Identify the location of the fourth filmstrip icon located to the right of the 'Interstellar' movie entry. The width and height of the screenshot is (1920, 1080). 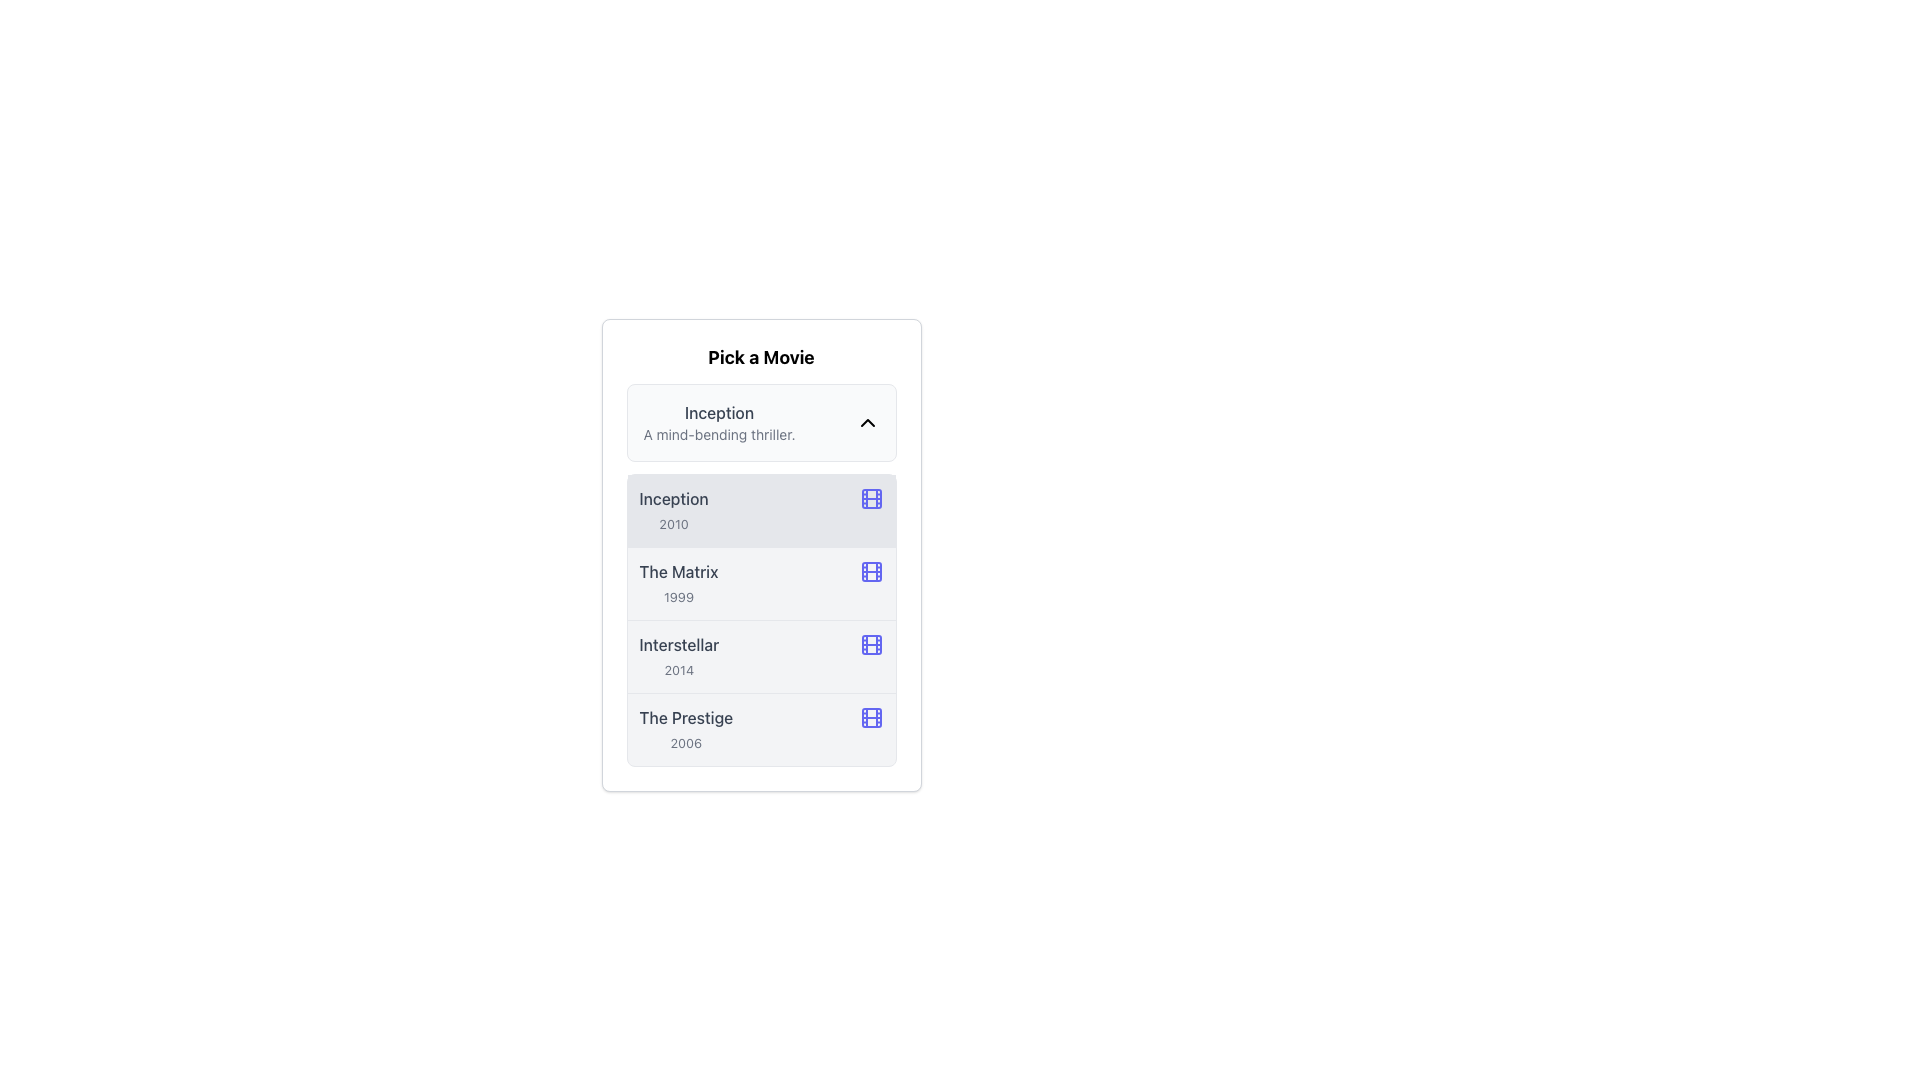
(871, 644).